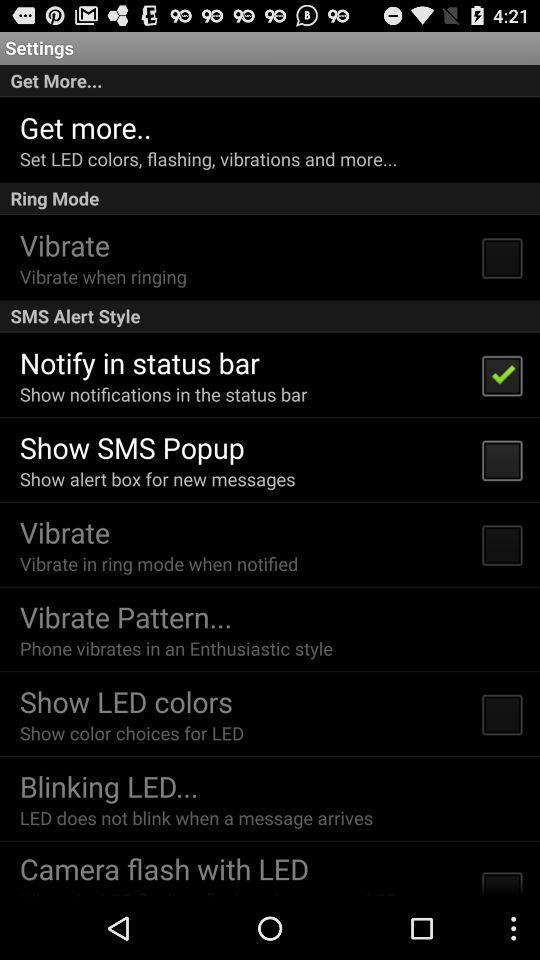  I want to click on the icon below vibrate when ringing, so click(270, 316).